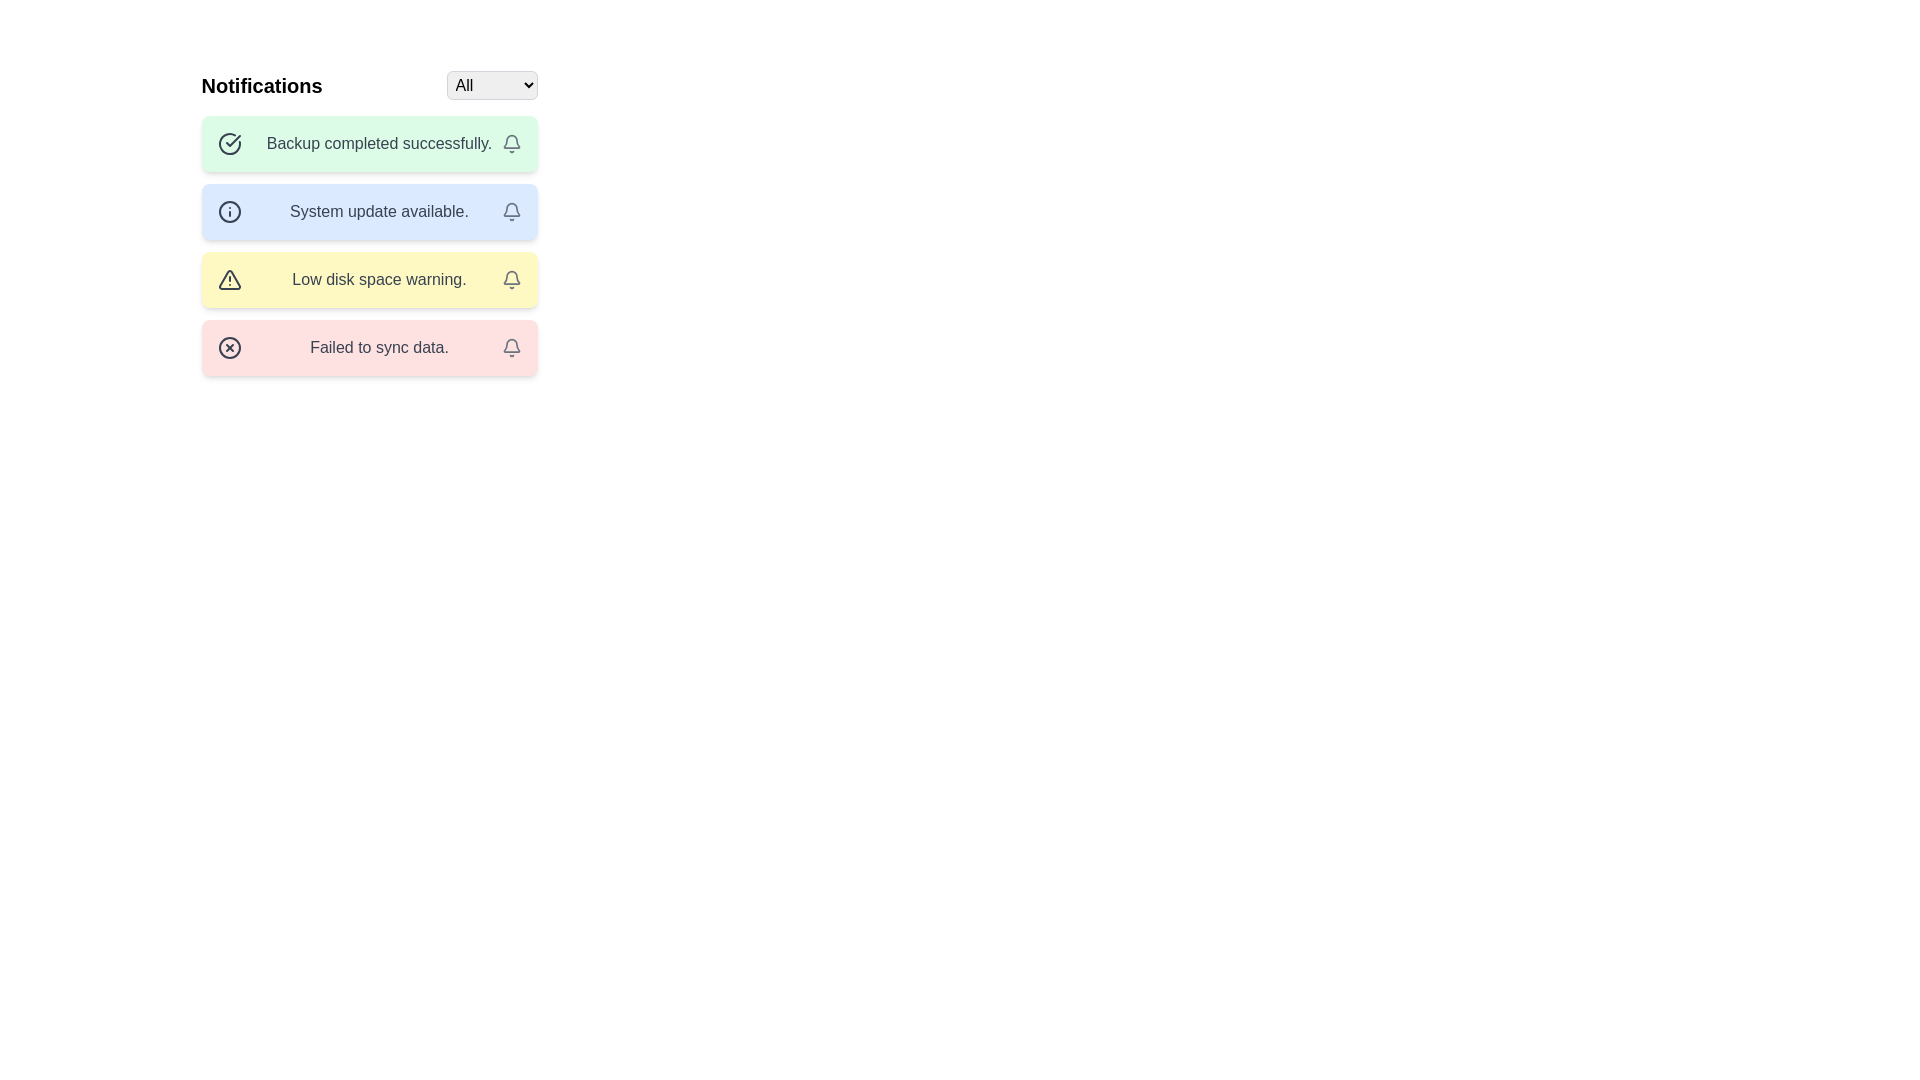 The height and width of the screenshot is (1080, 1920). What do you see at coordinates (369, 142) in the screenshot?
I see `text content of the Notification card that indicates a successful backup completion, which is the first notification in the list` at bounding box center [369, 142].